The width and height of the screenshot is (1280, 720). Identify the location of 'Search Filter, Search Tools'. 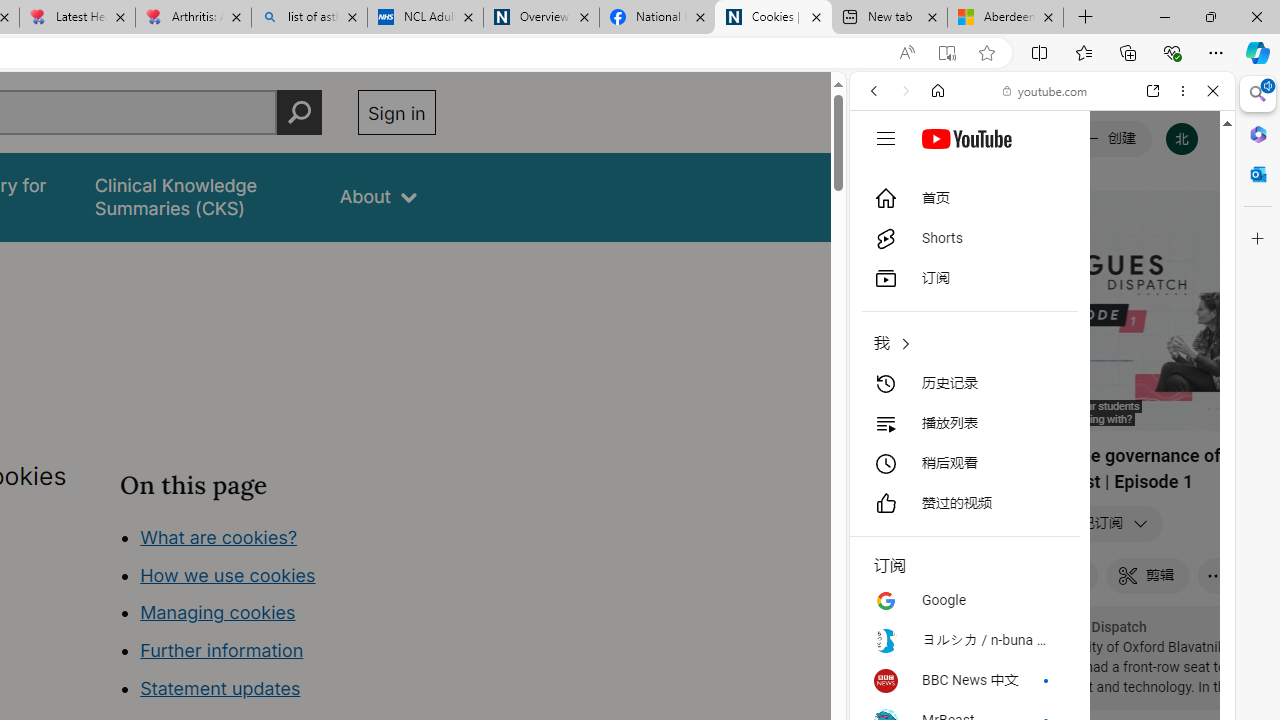
(1092, 227).